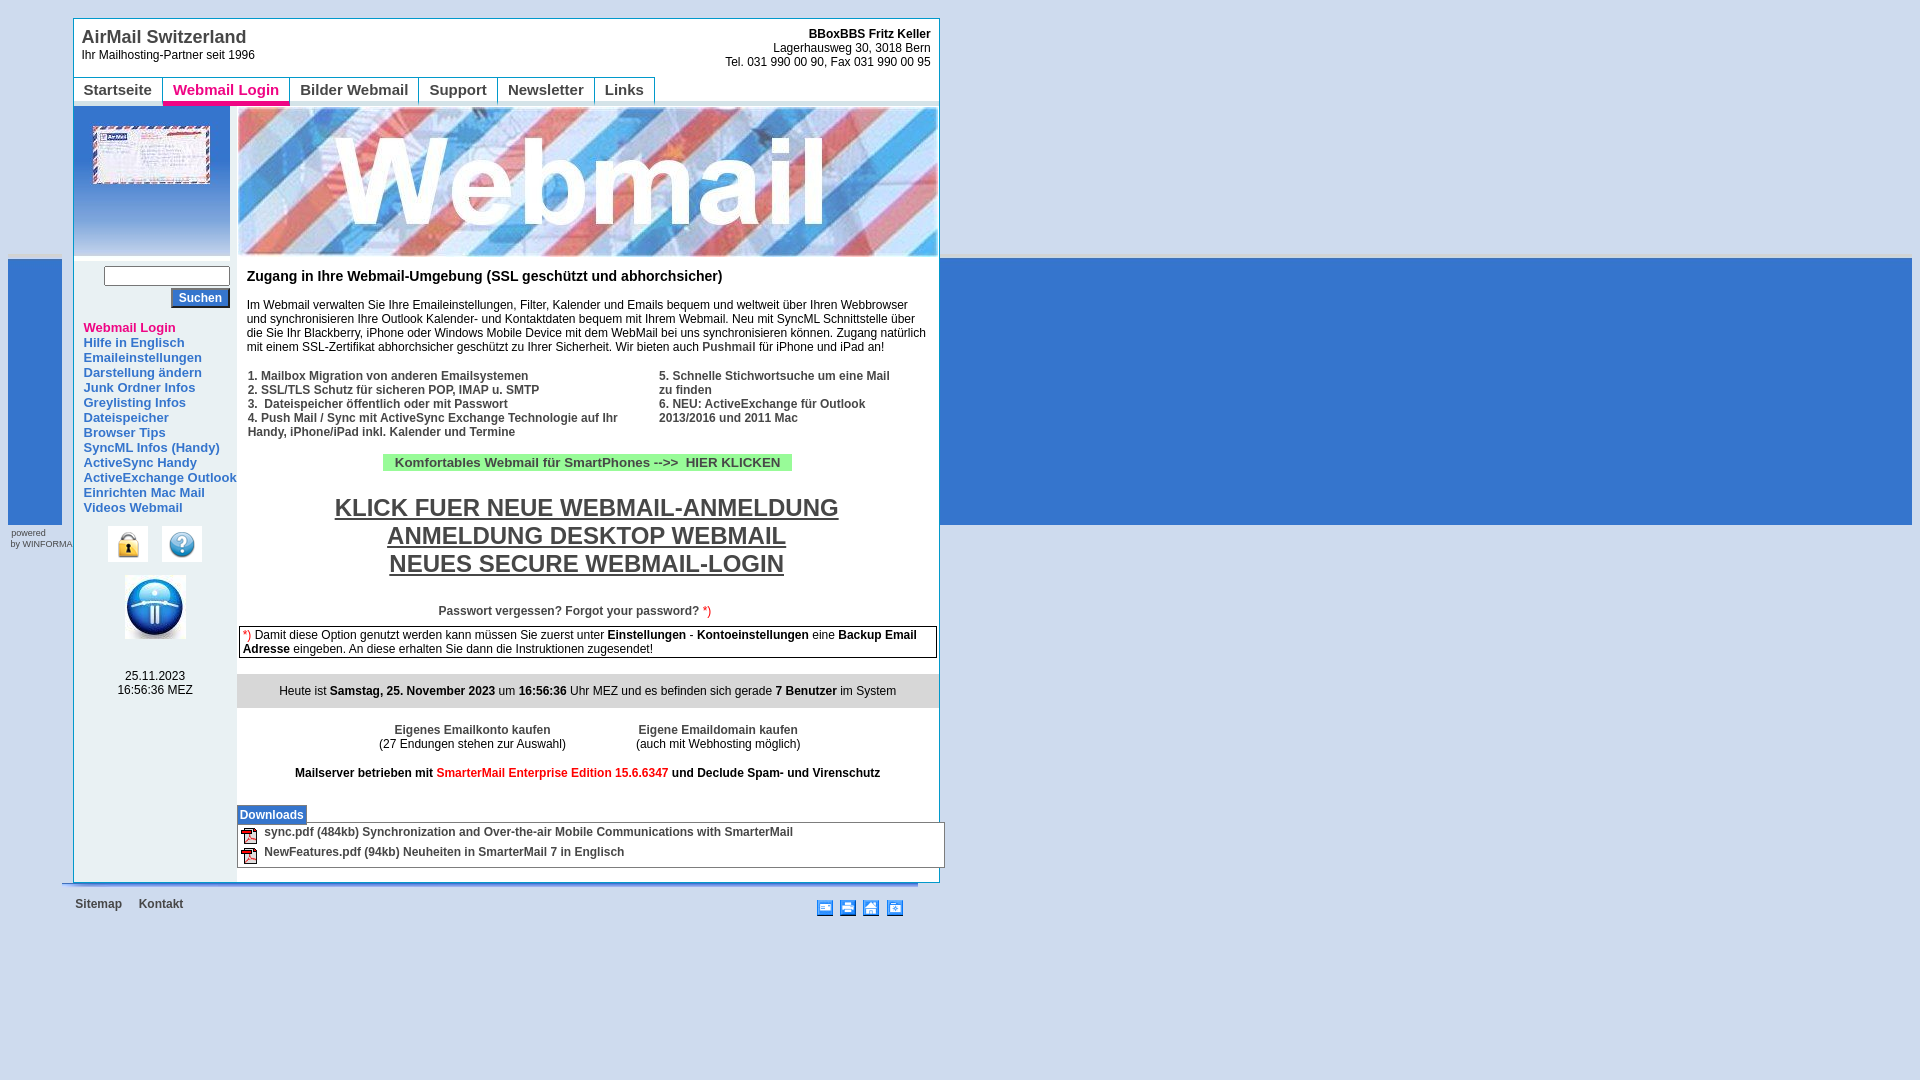  I want to click on 'Passwort vergessen? Forgot your password?', so click(568, 616).